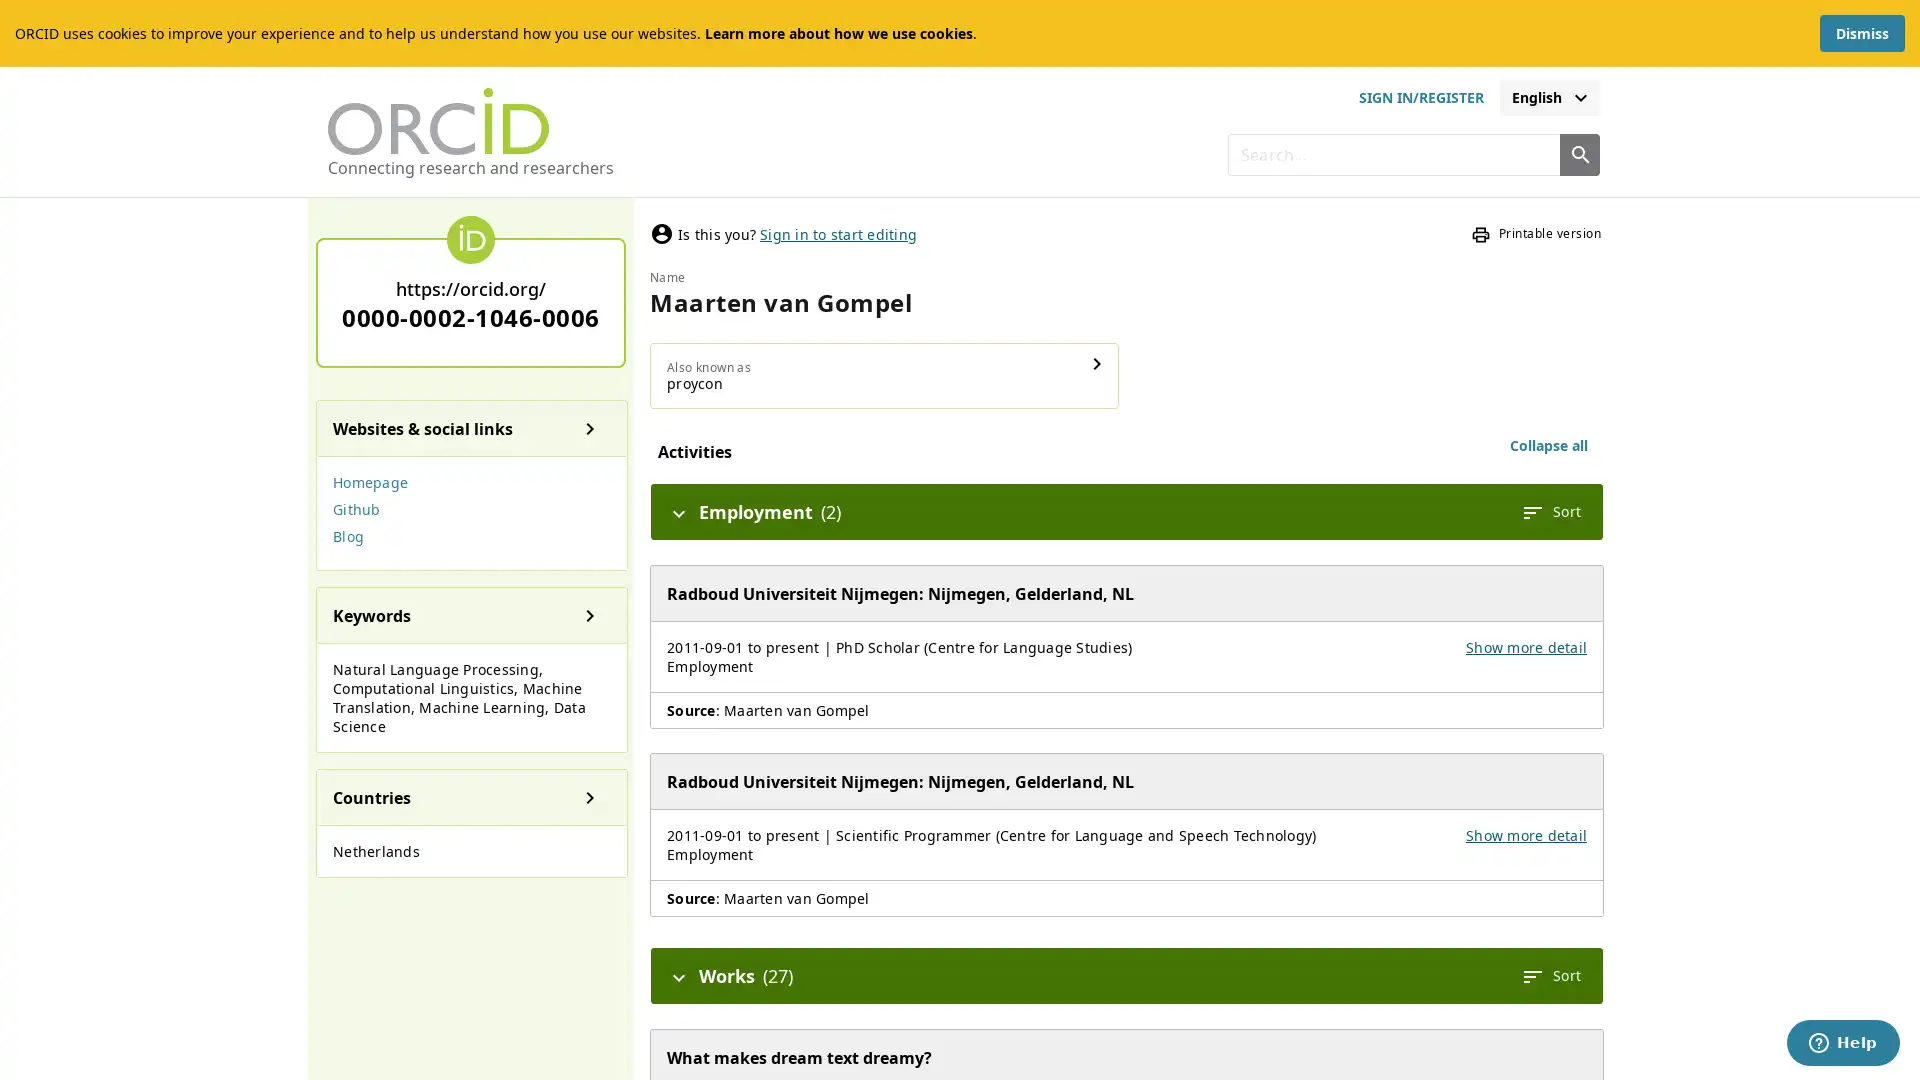  Describe the element at coordinates (1097, 363) in the screenshot. I see `Show details` at that location.